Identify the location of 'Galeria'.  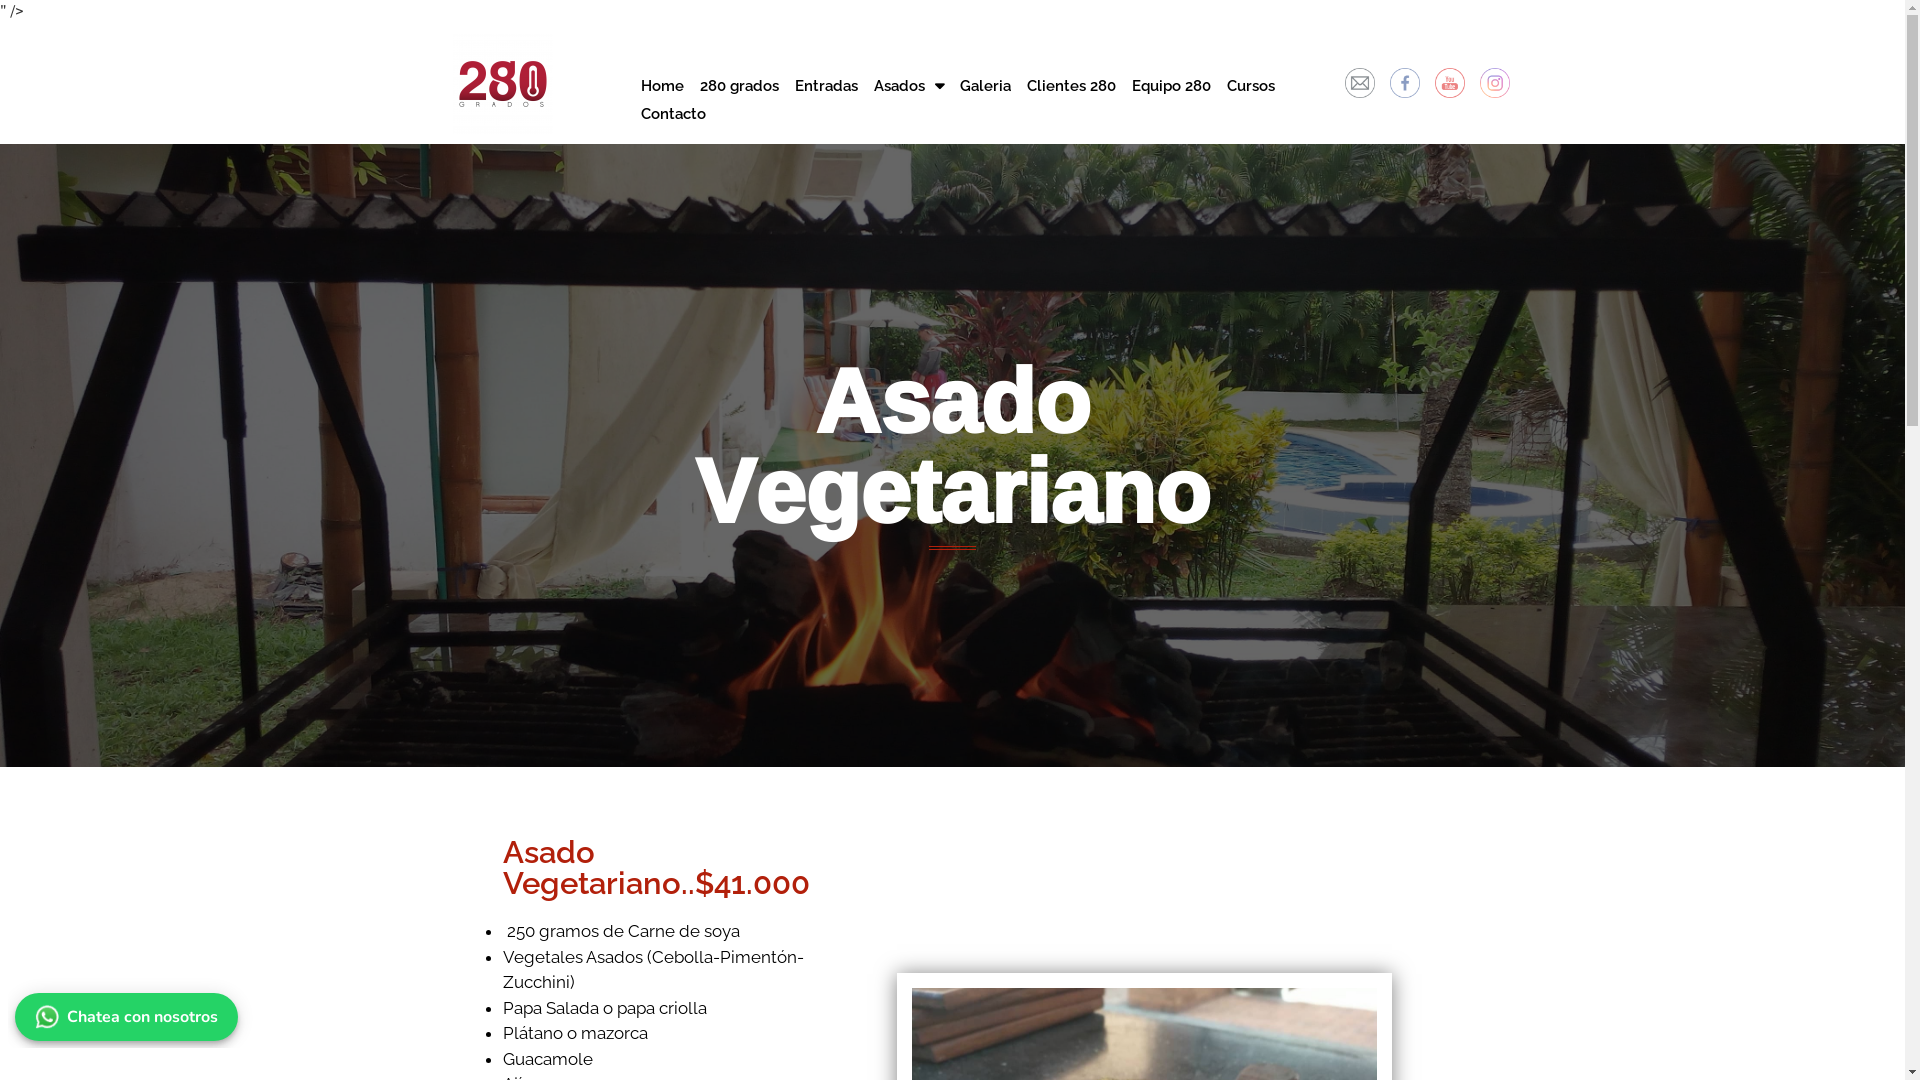
(985, 84).